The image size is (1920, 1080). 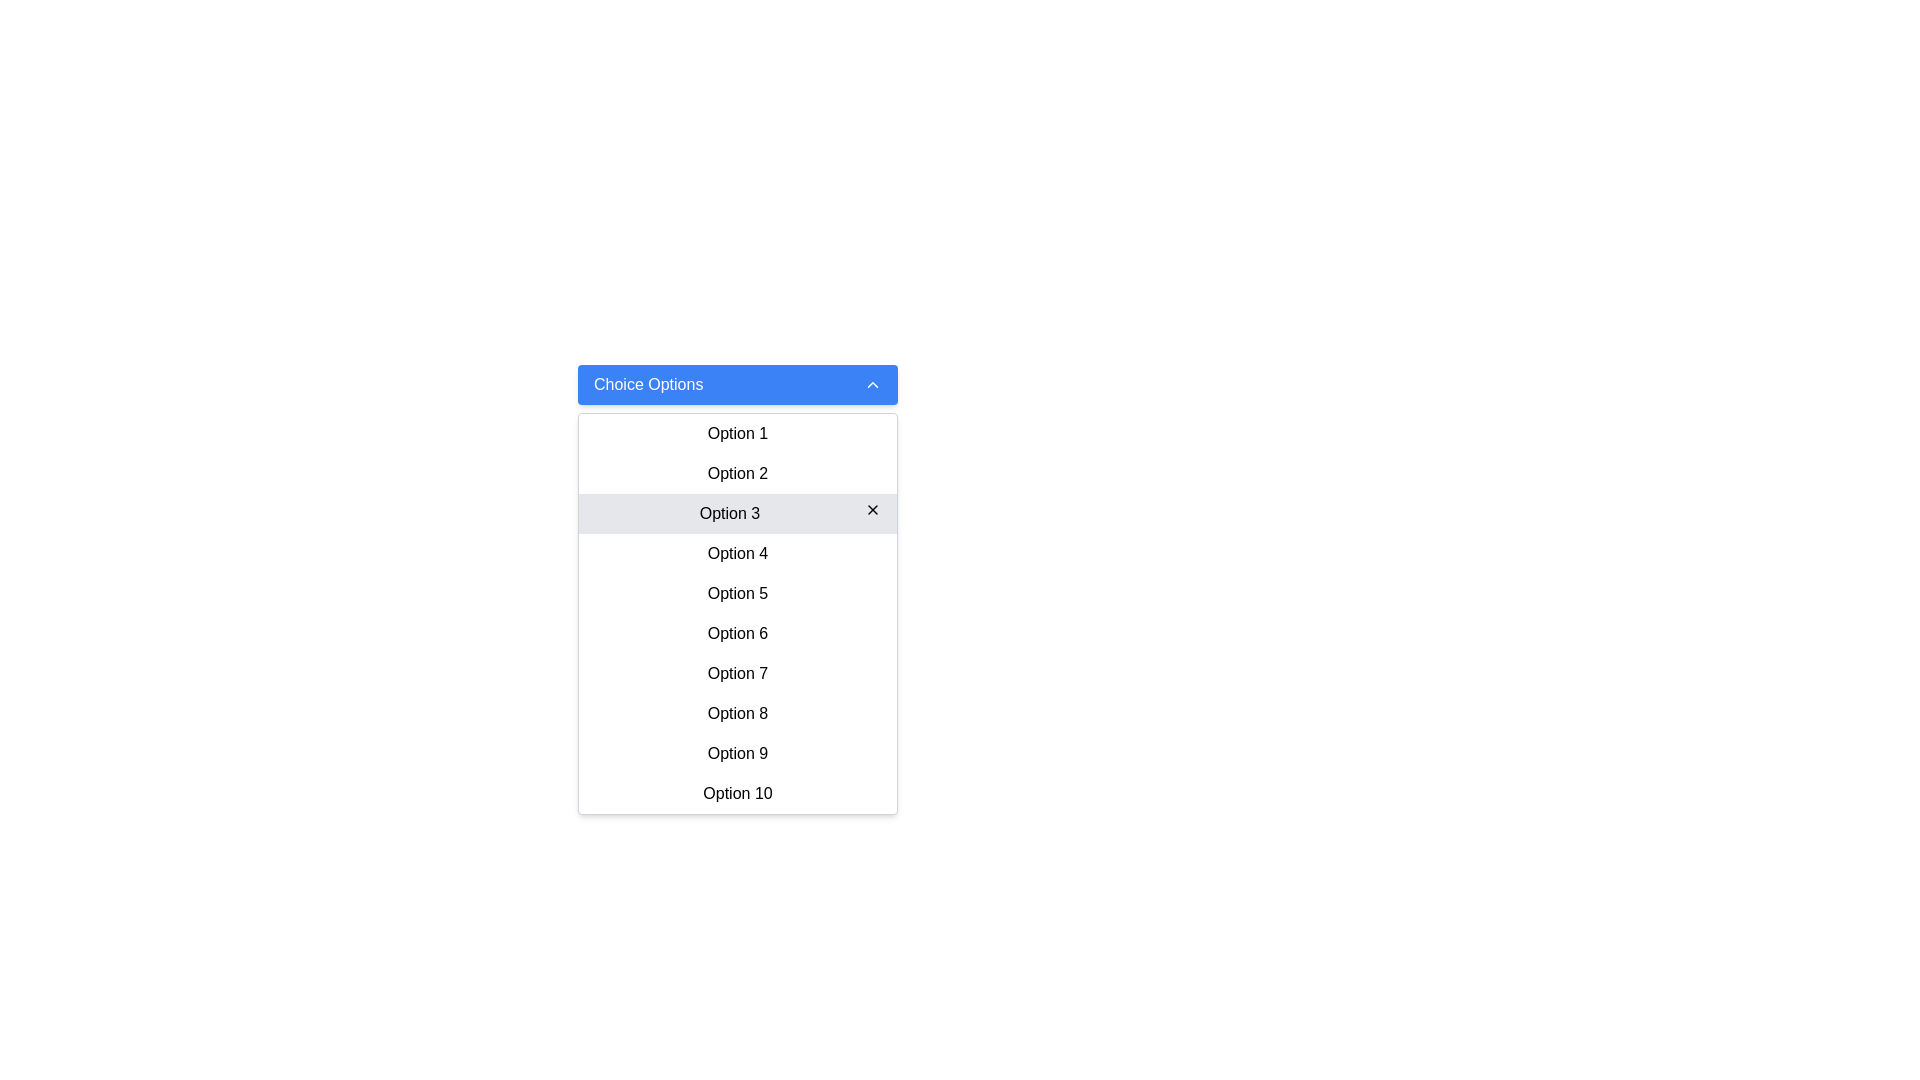 What do you see at coordinates (737, 712) in the screenshot?
I see `the eighth item in the dropdown menu` at bounding box center [737, 712].